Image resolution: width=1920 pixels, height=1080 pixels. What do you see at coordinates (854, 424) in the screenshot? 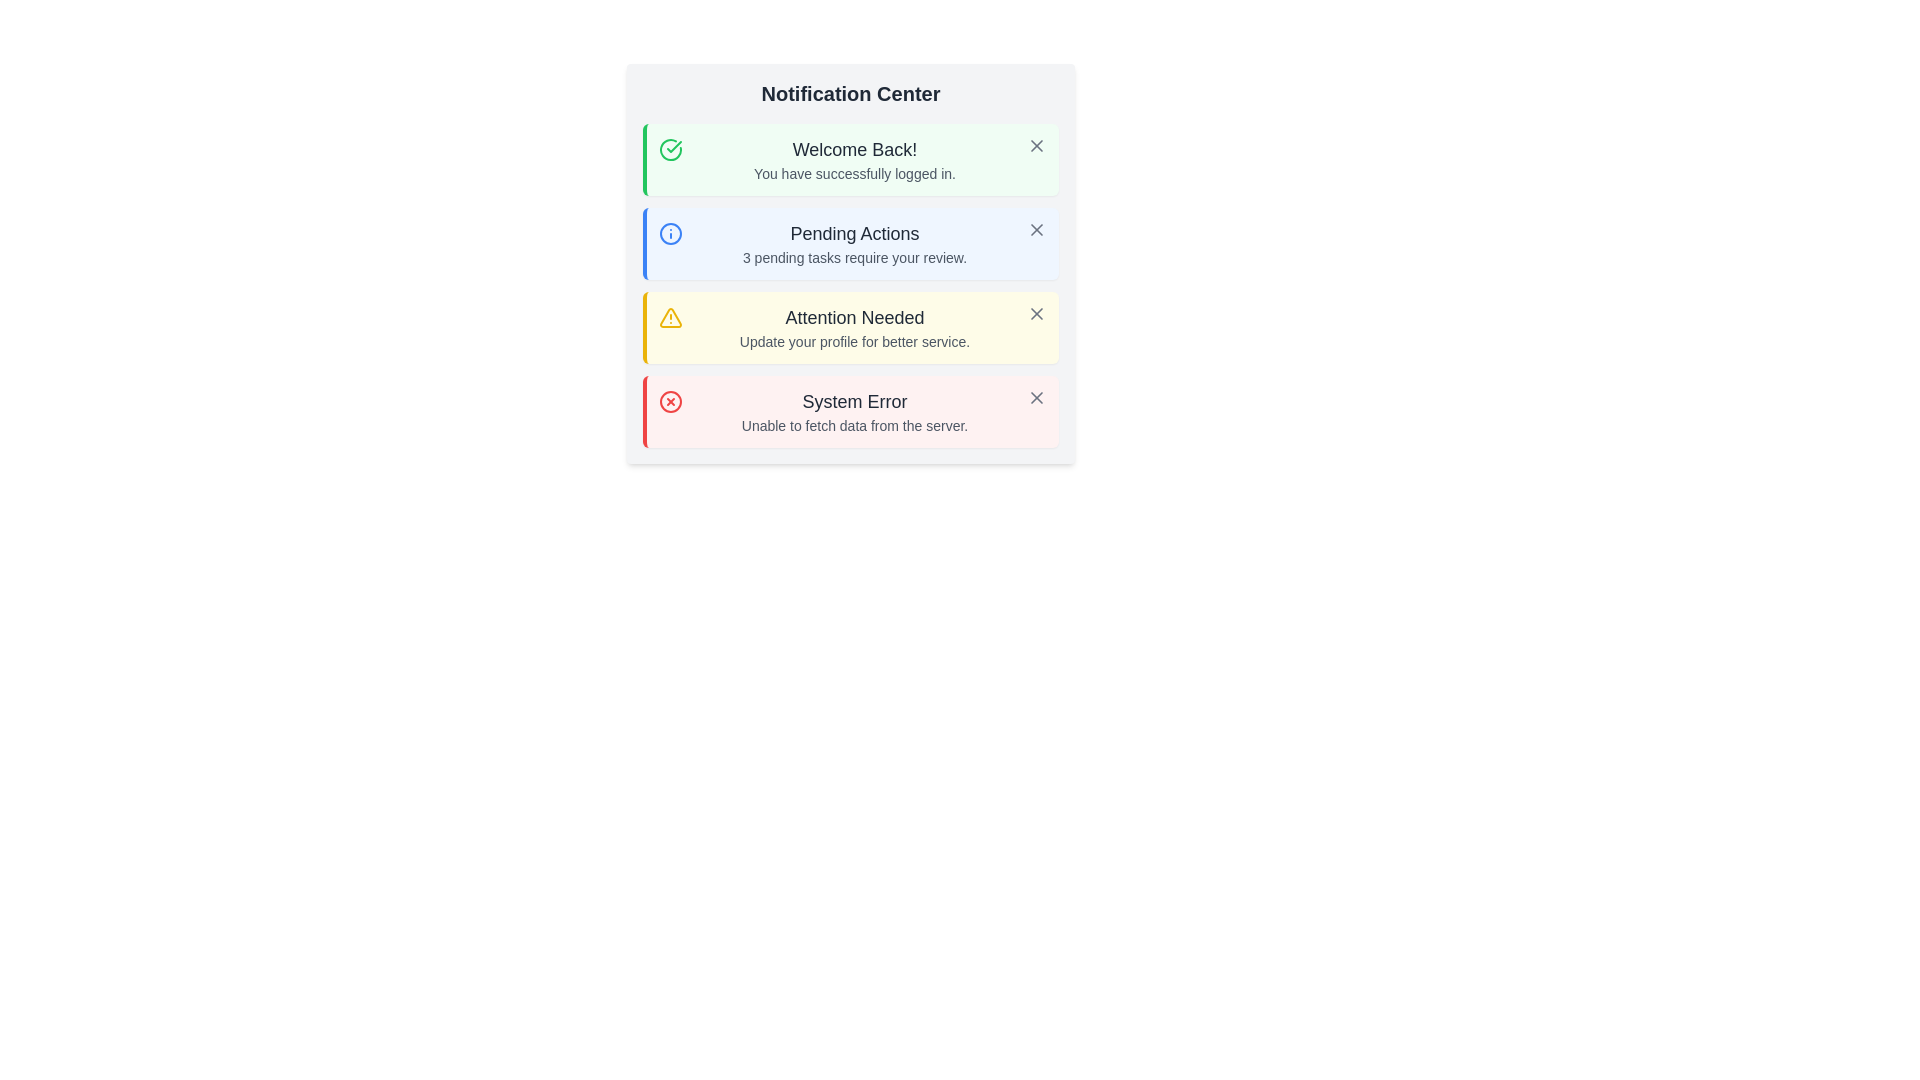
I see `the text element displaying 'Unable to fetch data from the server.', which is styled in gray and smaller than standard font, located below the 'System Error' text in the bottom-most row of the notification list` at bounding box center [854, 424].